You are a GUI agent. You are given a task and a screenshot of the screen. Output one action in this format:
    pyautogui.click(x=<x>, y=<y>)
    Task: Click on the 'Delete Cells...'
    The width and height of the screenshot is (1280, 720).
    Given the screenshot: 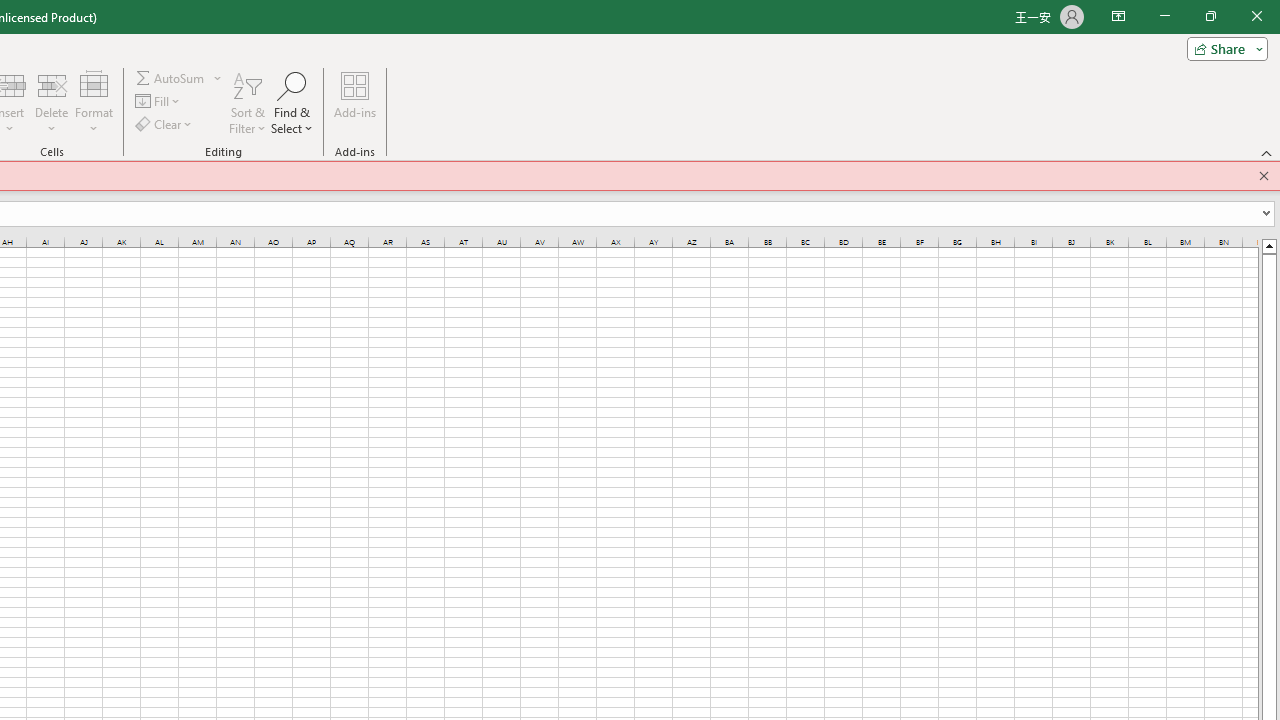 What is the action you would take?
    pyautogui.click(x=51, y=84)
    